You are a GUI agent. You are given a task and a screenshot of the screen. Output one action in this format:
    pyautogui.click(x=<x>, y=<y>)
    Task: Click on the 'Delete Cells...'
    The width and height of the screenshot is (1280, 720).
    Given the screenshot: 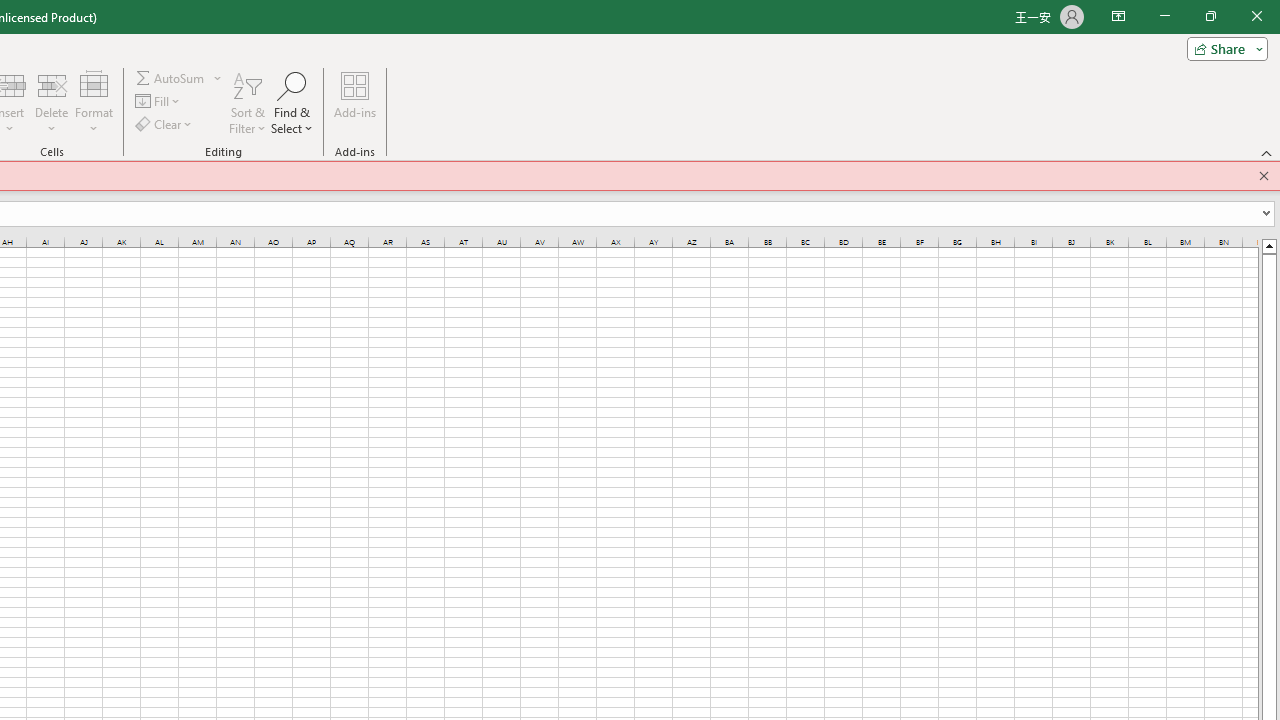 What is the action you would take?
    pyautogui.click(x=51, y=84)
    